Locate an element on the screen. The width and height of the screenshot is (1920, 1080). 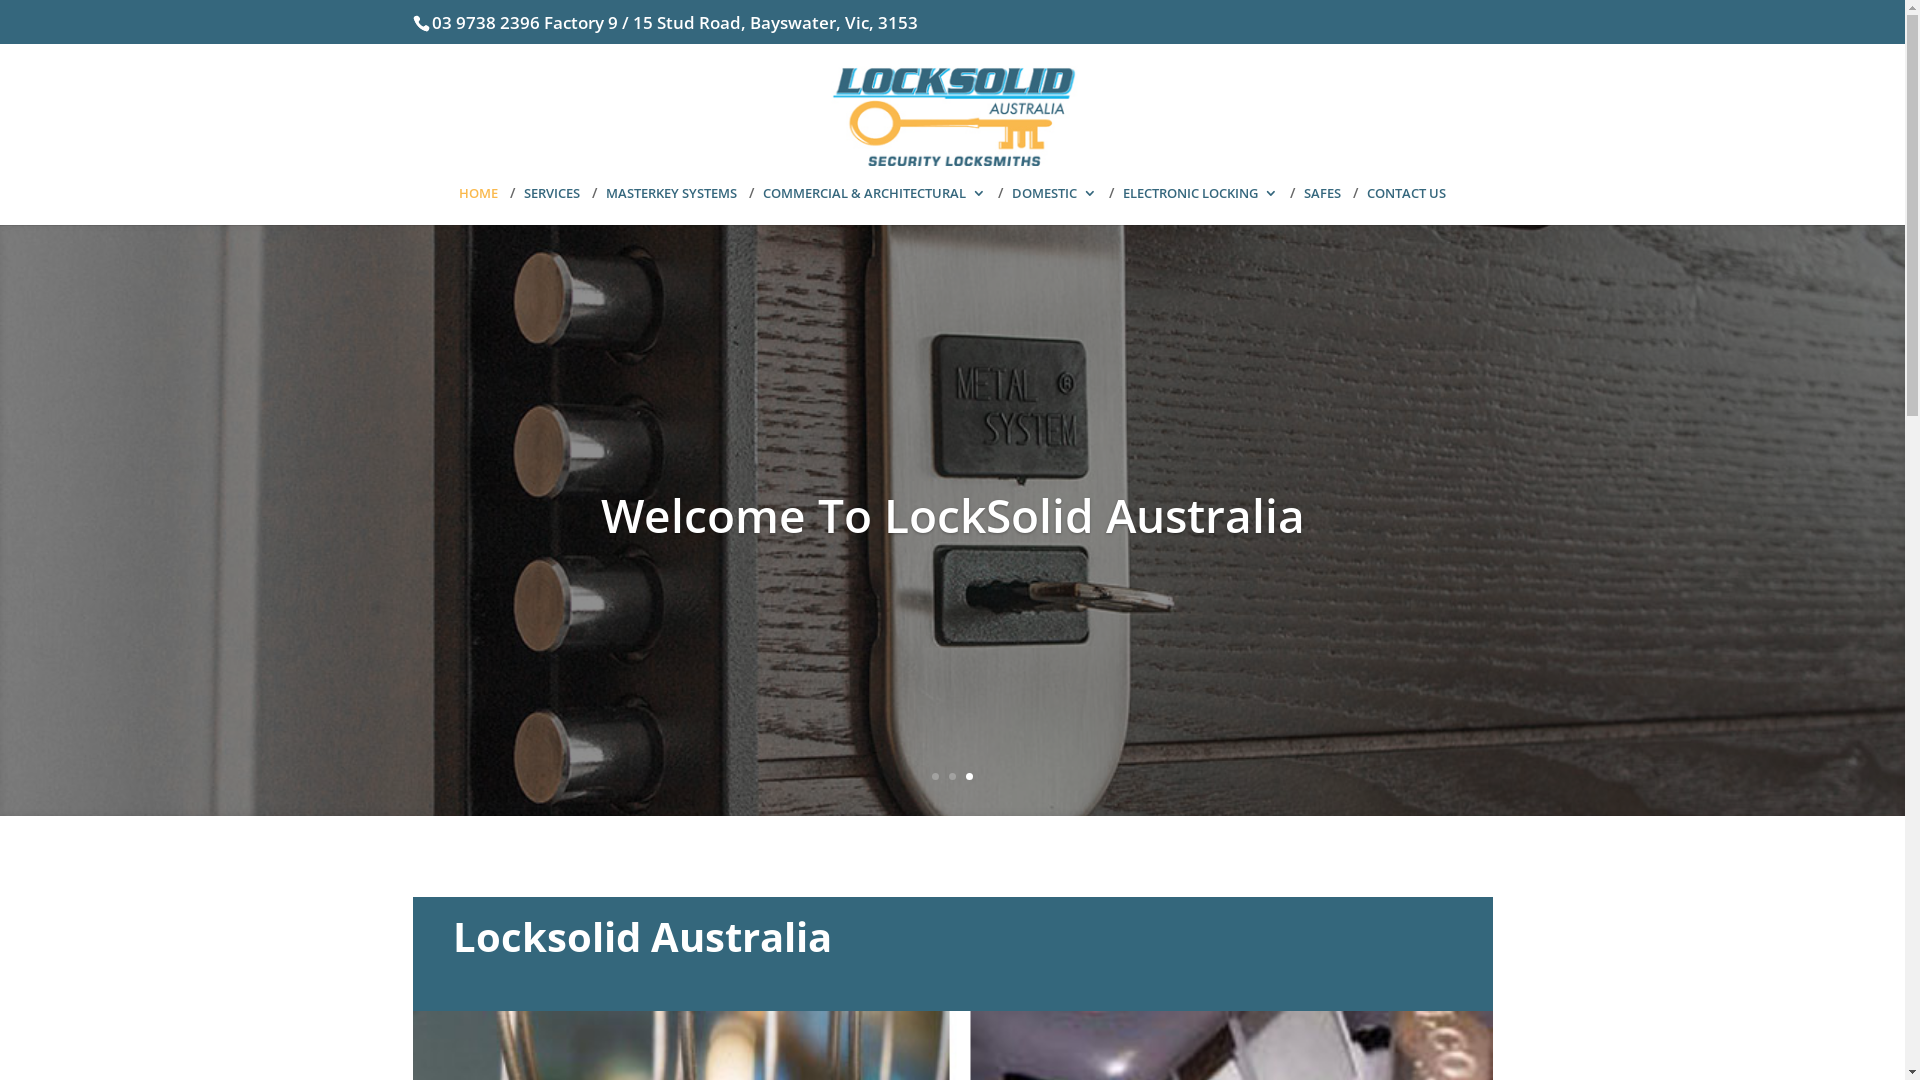
'ELECTRONIC LOCKING' is located at coordinates (1200, 205).